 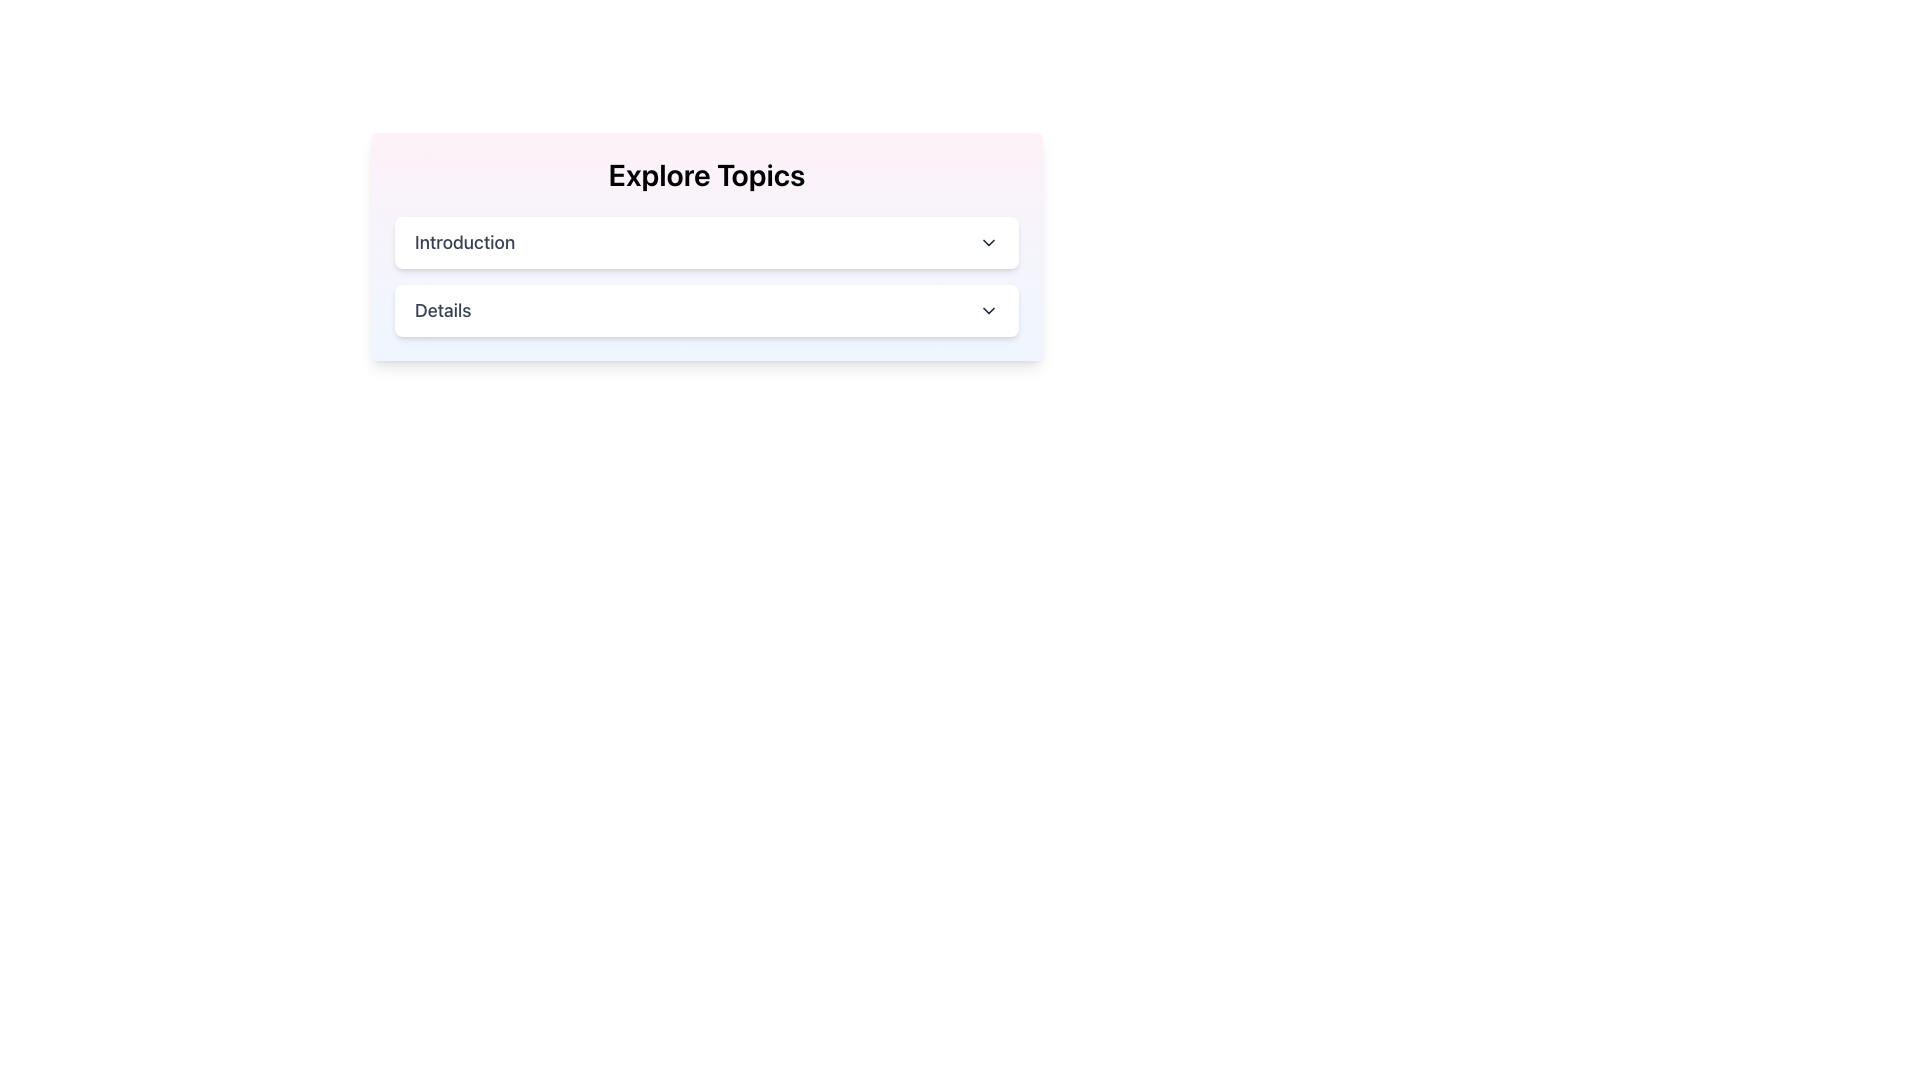 I want to click on the 'Introduction' and 'Details' sections of the collapsible component located below the title 'Explore Topics' to potentially reveal tooltips, so click(x=706, y=277).